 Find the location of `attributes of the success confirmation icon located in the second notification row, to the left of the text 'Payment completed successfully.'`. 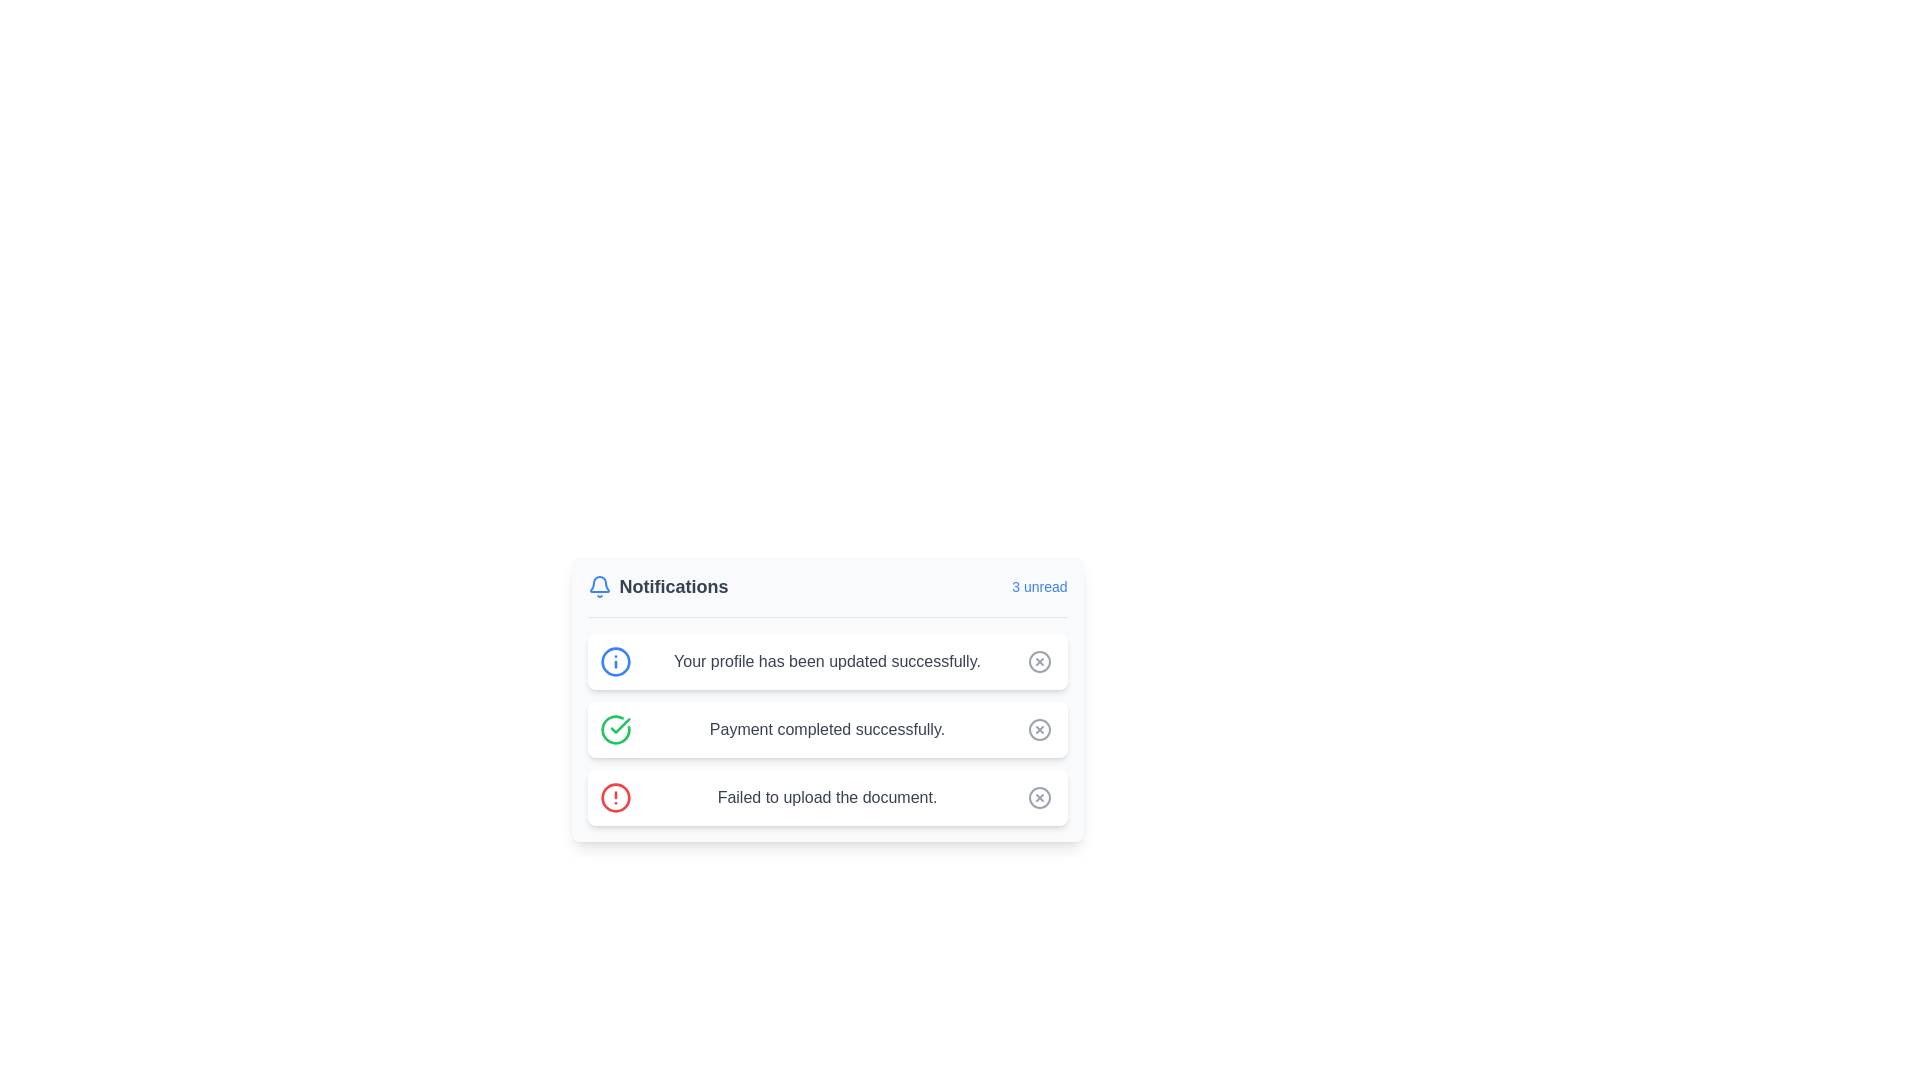

attributes of the success confirmation icon located in the second notification row, to the left of the text 'Payment completed successfully.' is located at coordinates (619, 725).